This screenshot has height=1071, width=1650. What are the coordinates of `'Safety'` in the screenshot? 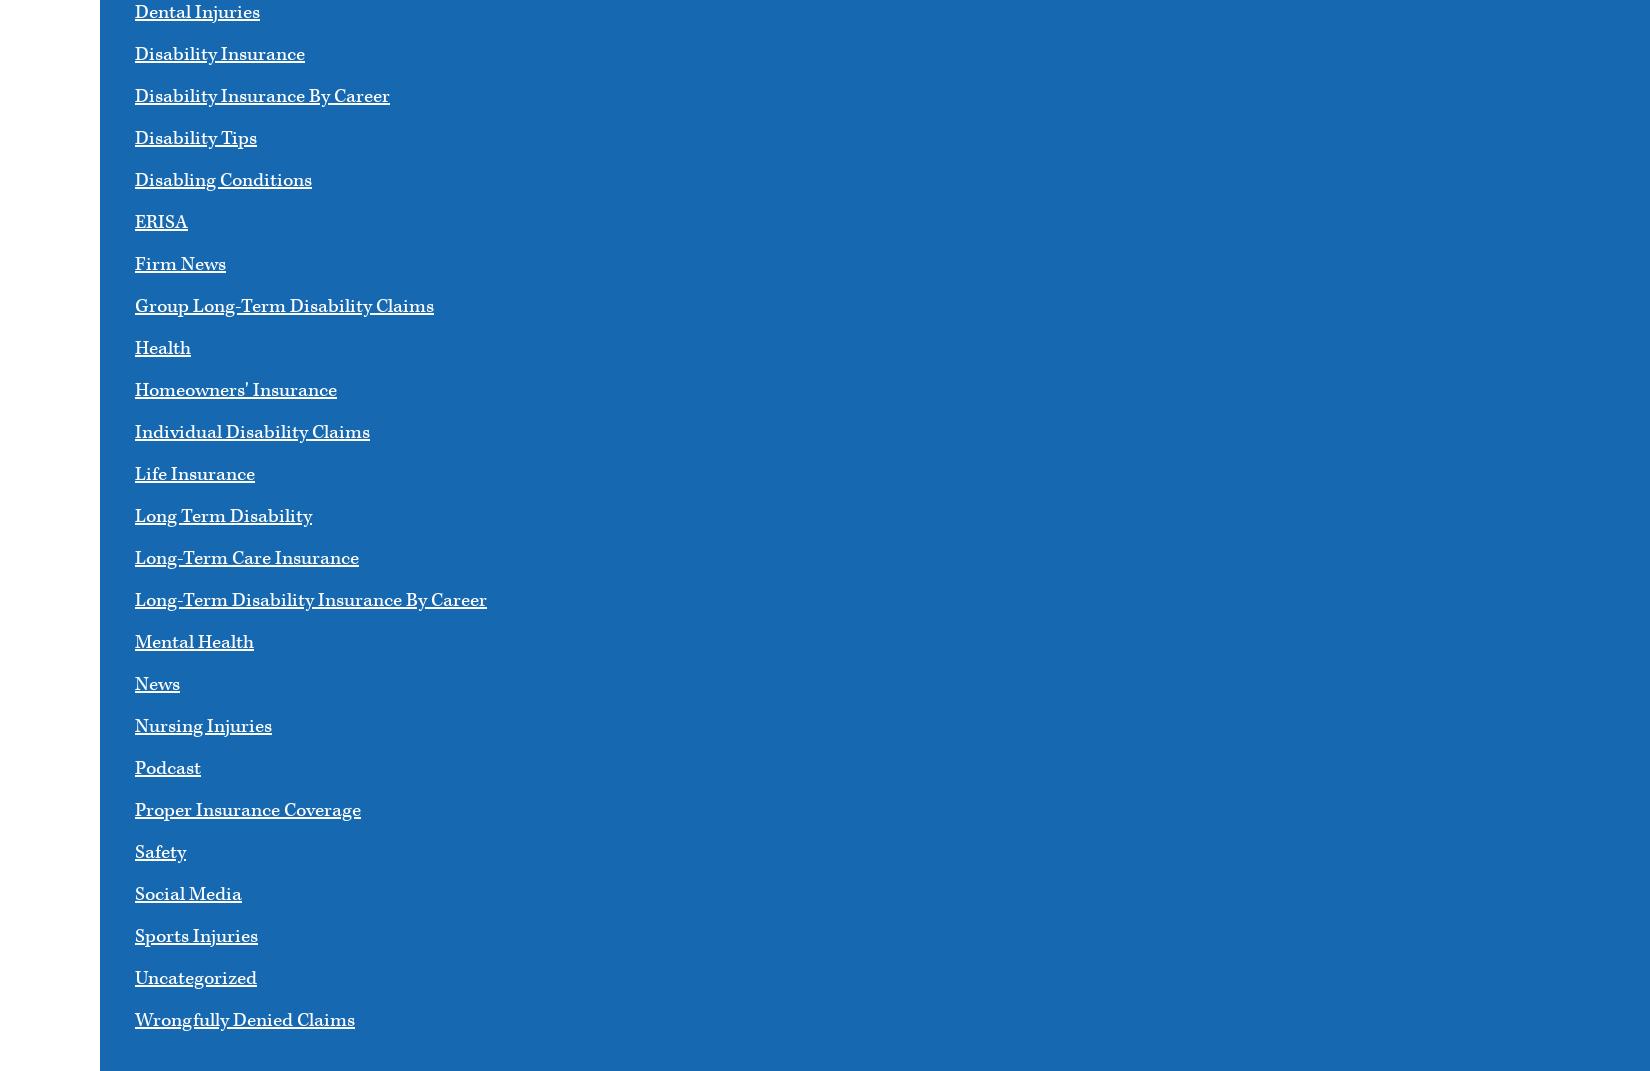 It's located at (160, 852).